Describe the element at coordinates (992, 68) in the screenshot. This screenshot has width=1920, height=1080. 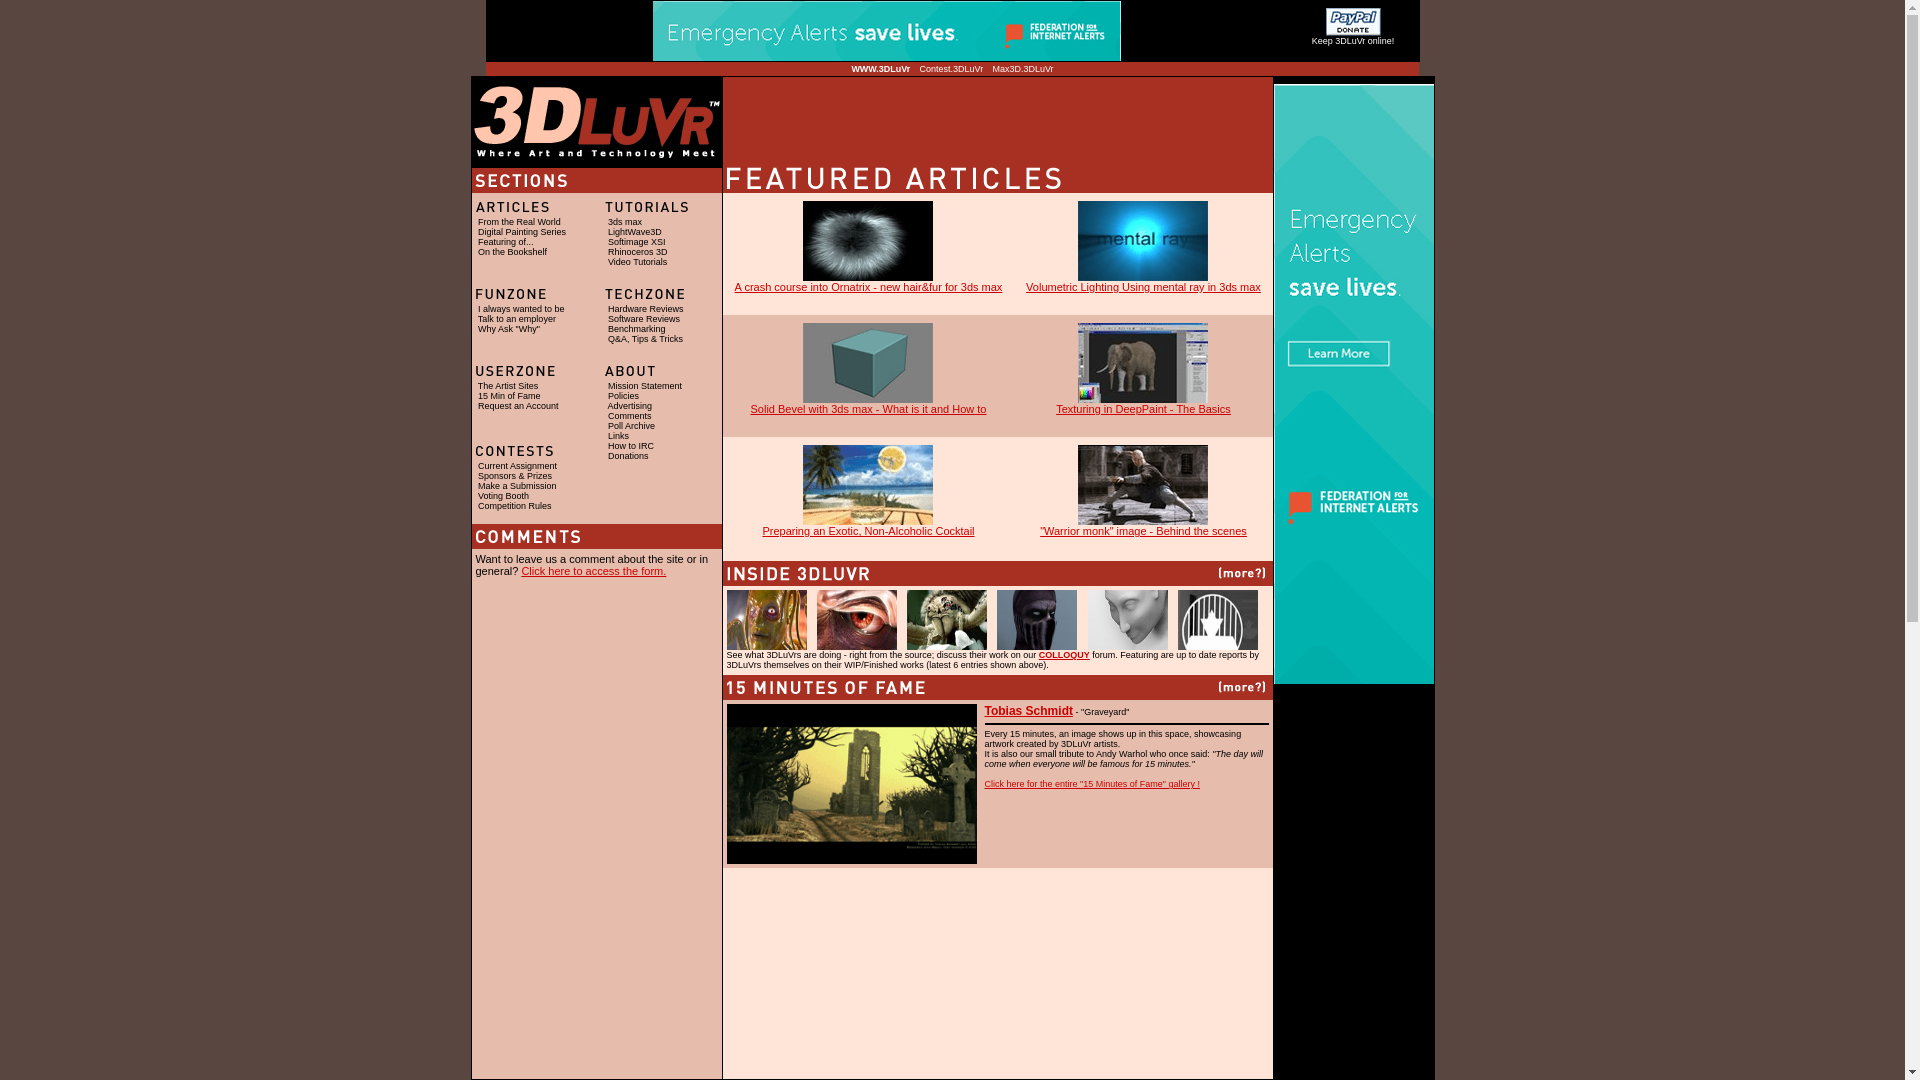
I see `'Max3D.3DLuVr'` at that location.